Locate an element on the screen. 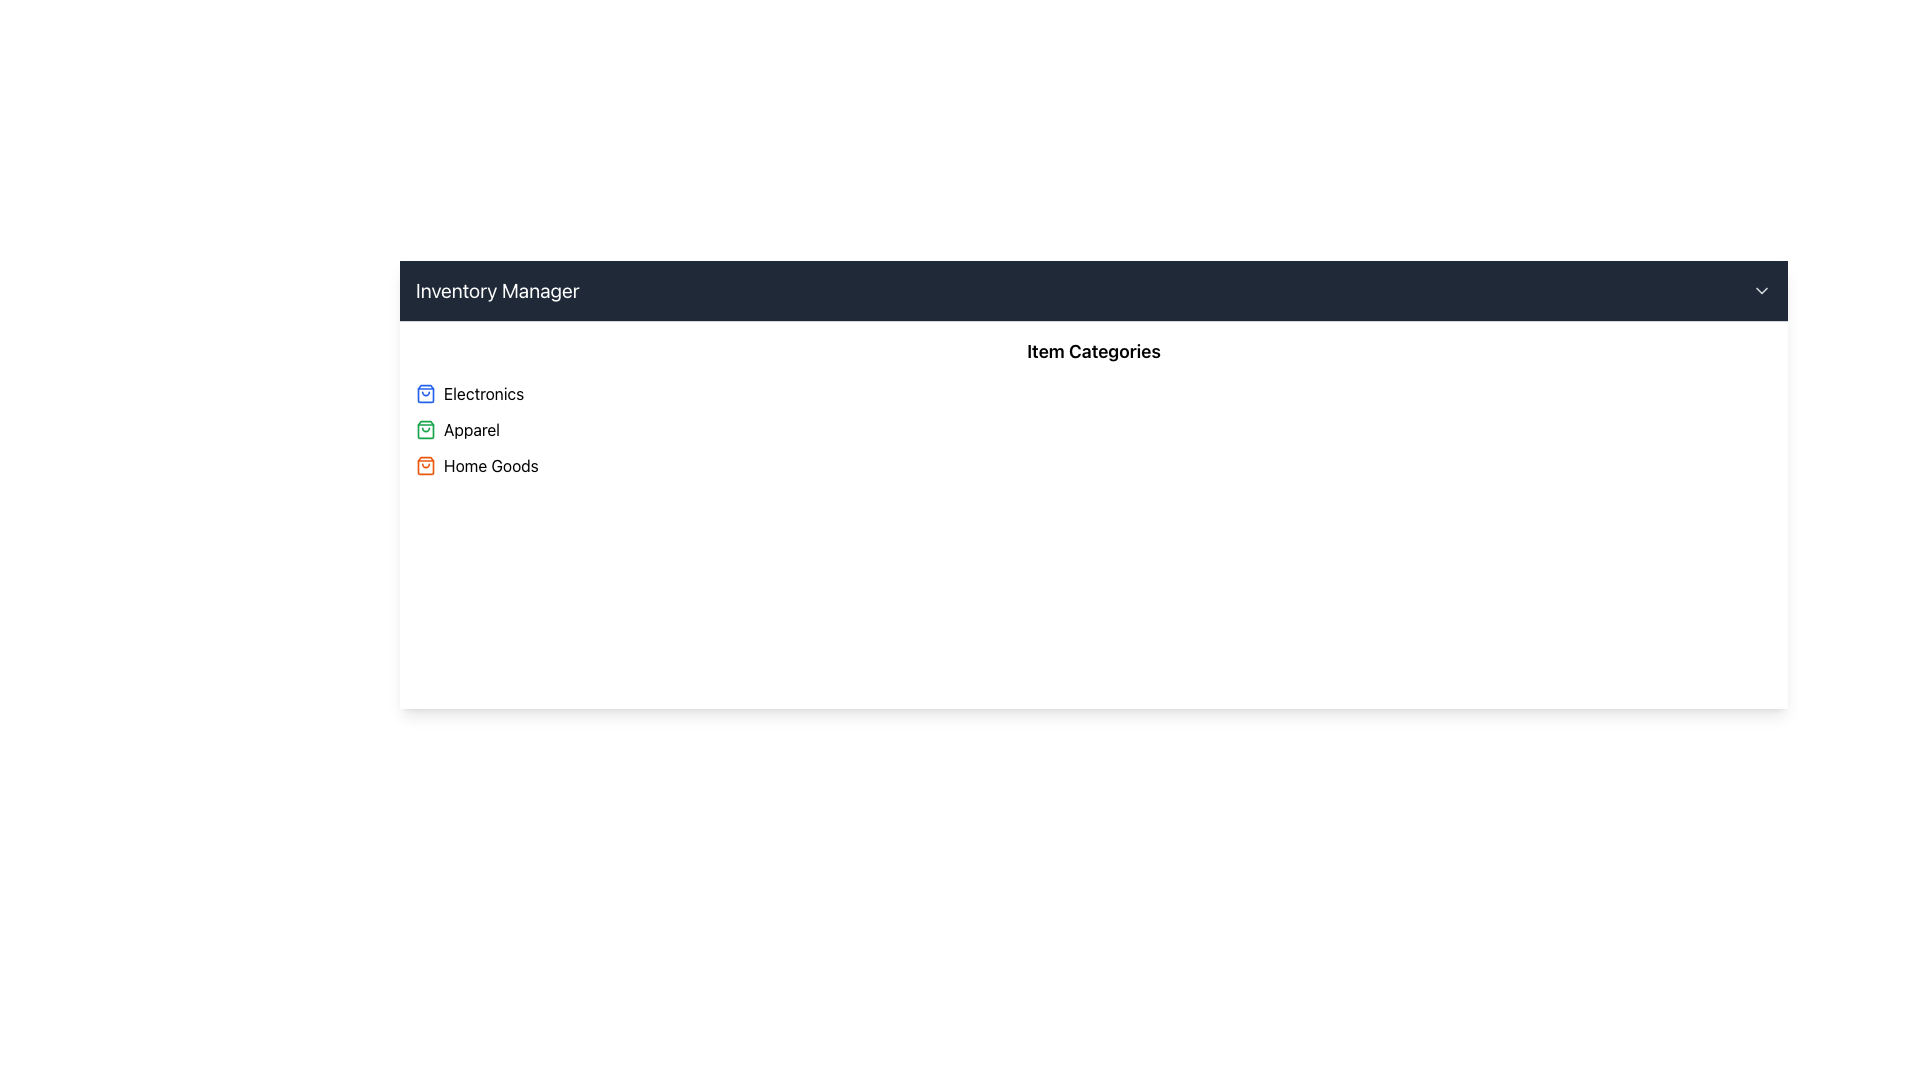 Image resolution: width=1920 pixels, height=1080 pixels. the 'Electronics' text label, which is a bold label next to a blue shopping bag icon in a vertical category list is located at coordinates (484, 393).